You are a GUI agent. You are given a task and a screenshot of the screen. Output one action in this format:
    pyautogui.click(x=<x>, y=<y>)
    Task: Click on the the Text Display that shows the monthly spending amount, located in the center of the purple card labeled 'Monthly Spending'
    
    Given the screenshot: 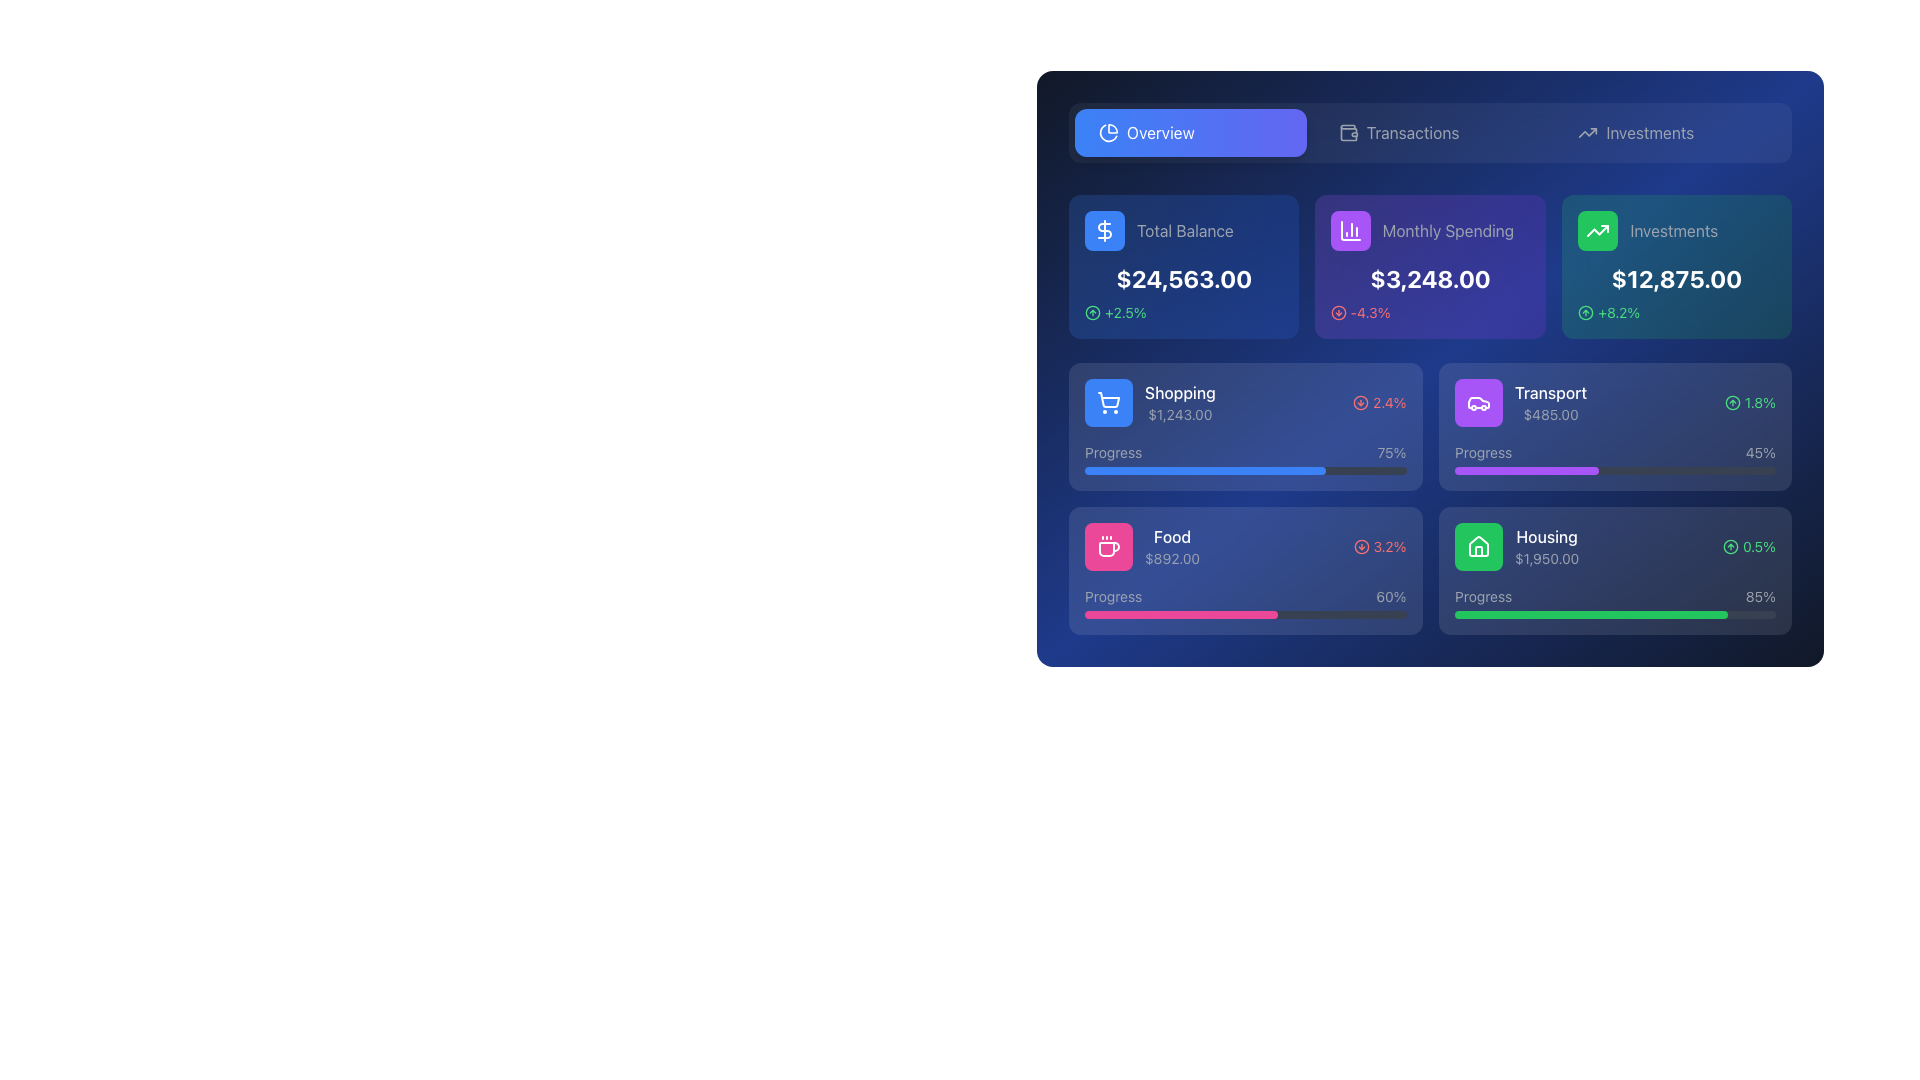 What is the action you would take?
    pyautogui.click(x=1429, y=278)
    